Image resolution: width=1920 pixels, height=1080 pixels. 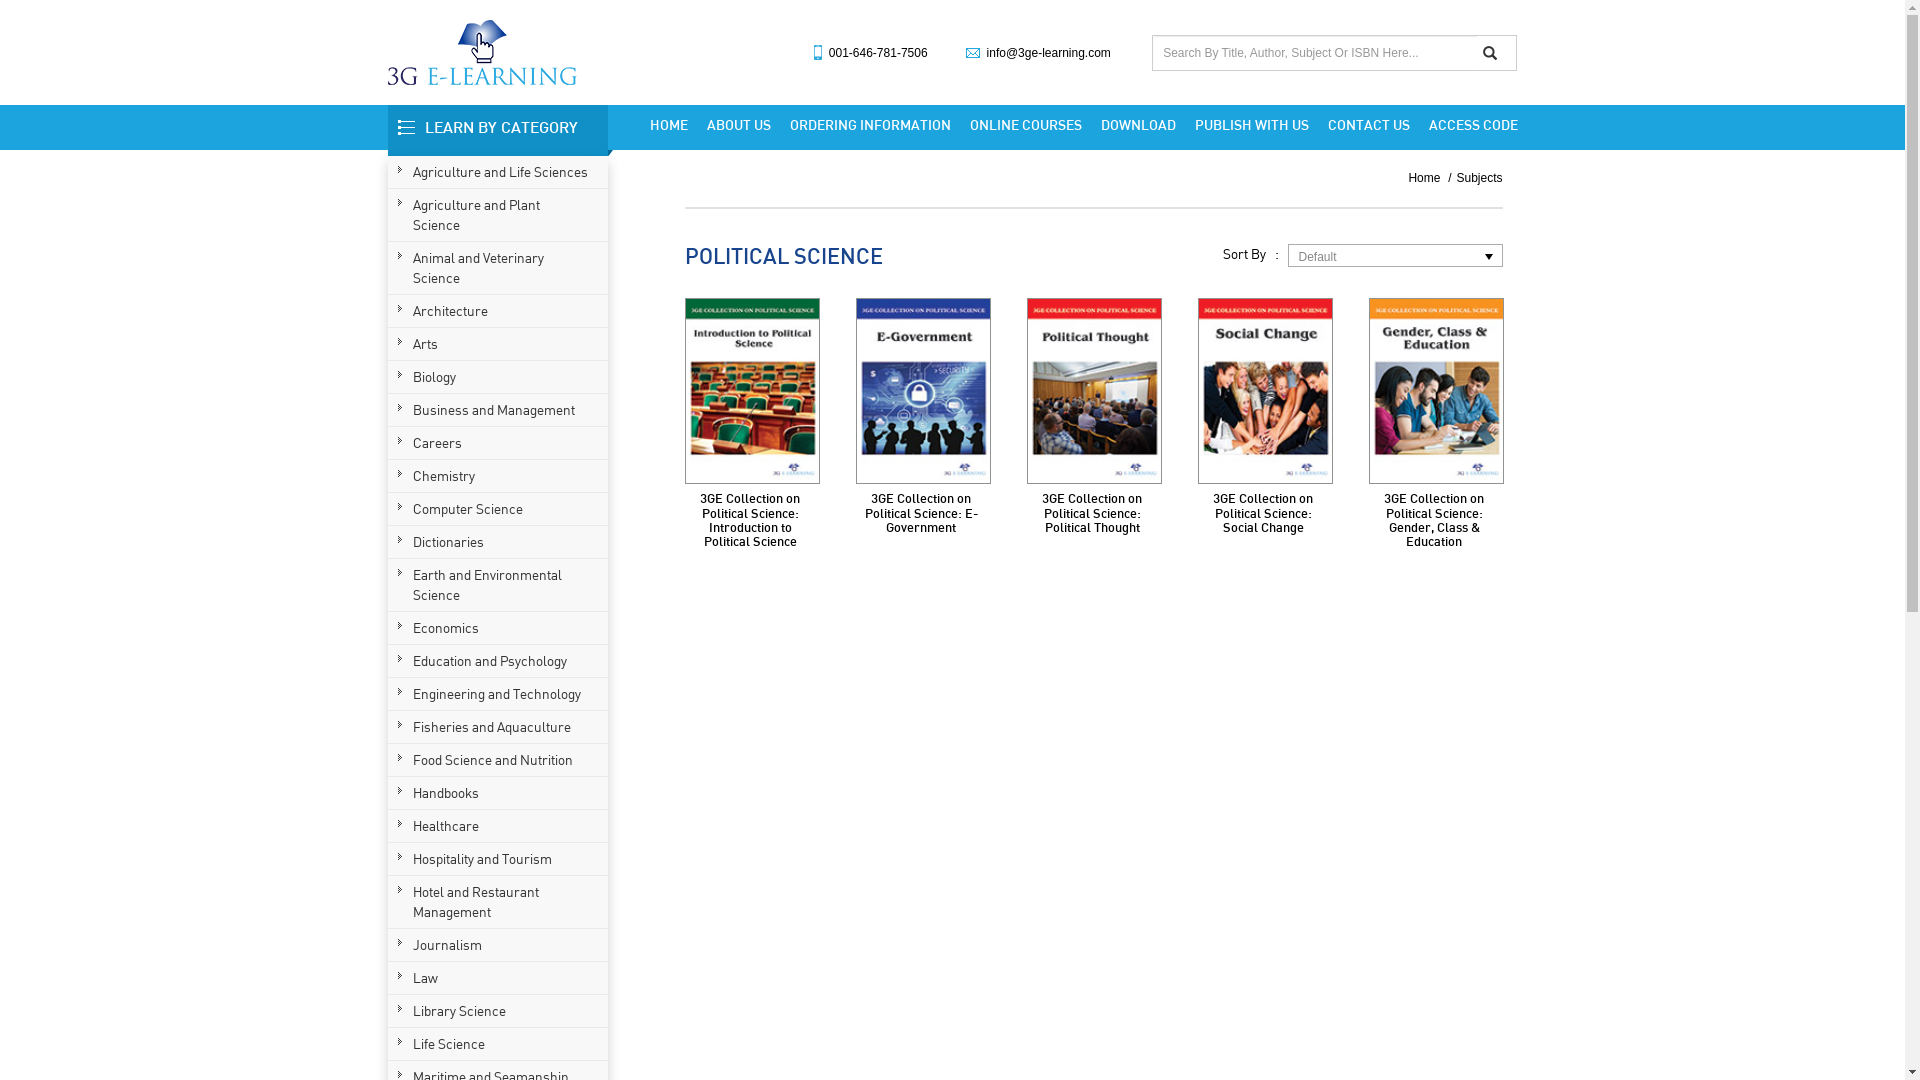 What do you see at coordinates (961, 124) in the screenshot?
I see `'ONLINE COURSES'` at bounding box center [961, 124].